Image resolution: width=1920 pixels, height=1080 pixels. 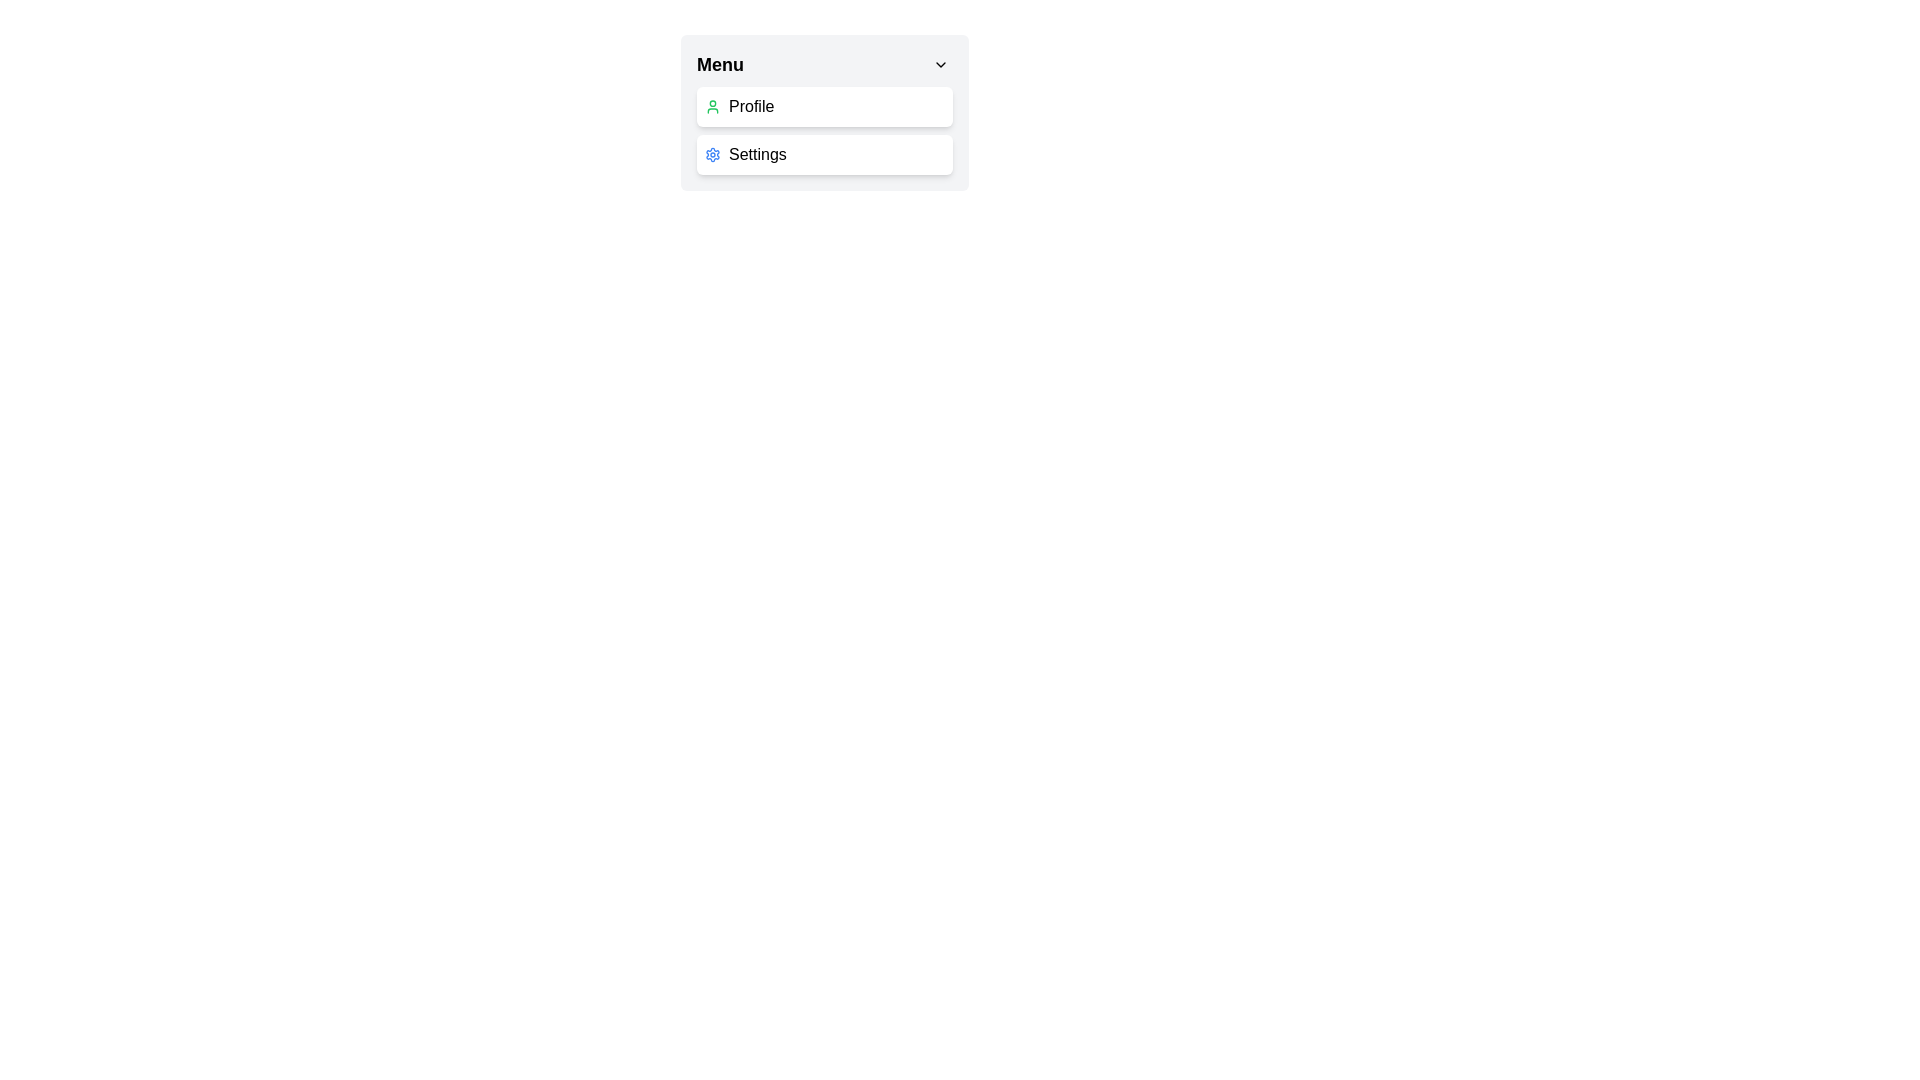 I want to click on the small interactive button with a downward-pointing chevron icon, so click(x=939, y=64).